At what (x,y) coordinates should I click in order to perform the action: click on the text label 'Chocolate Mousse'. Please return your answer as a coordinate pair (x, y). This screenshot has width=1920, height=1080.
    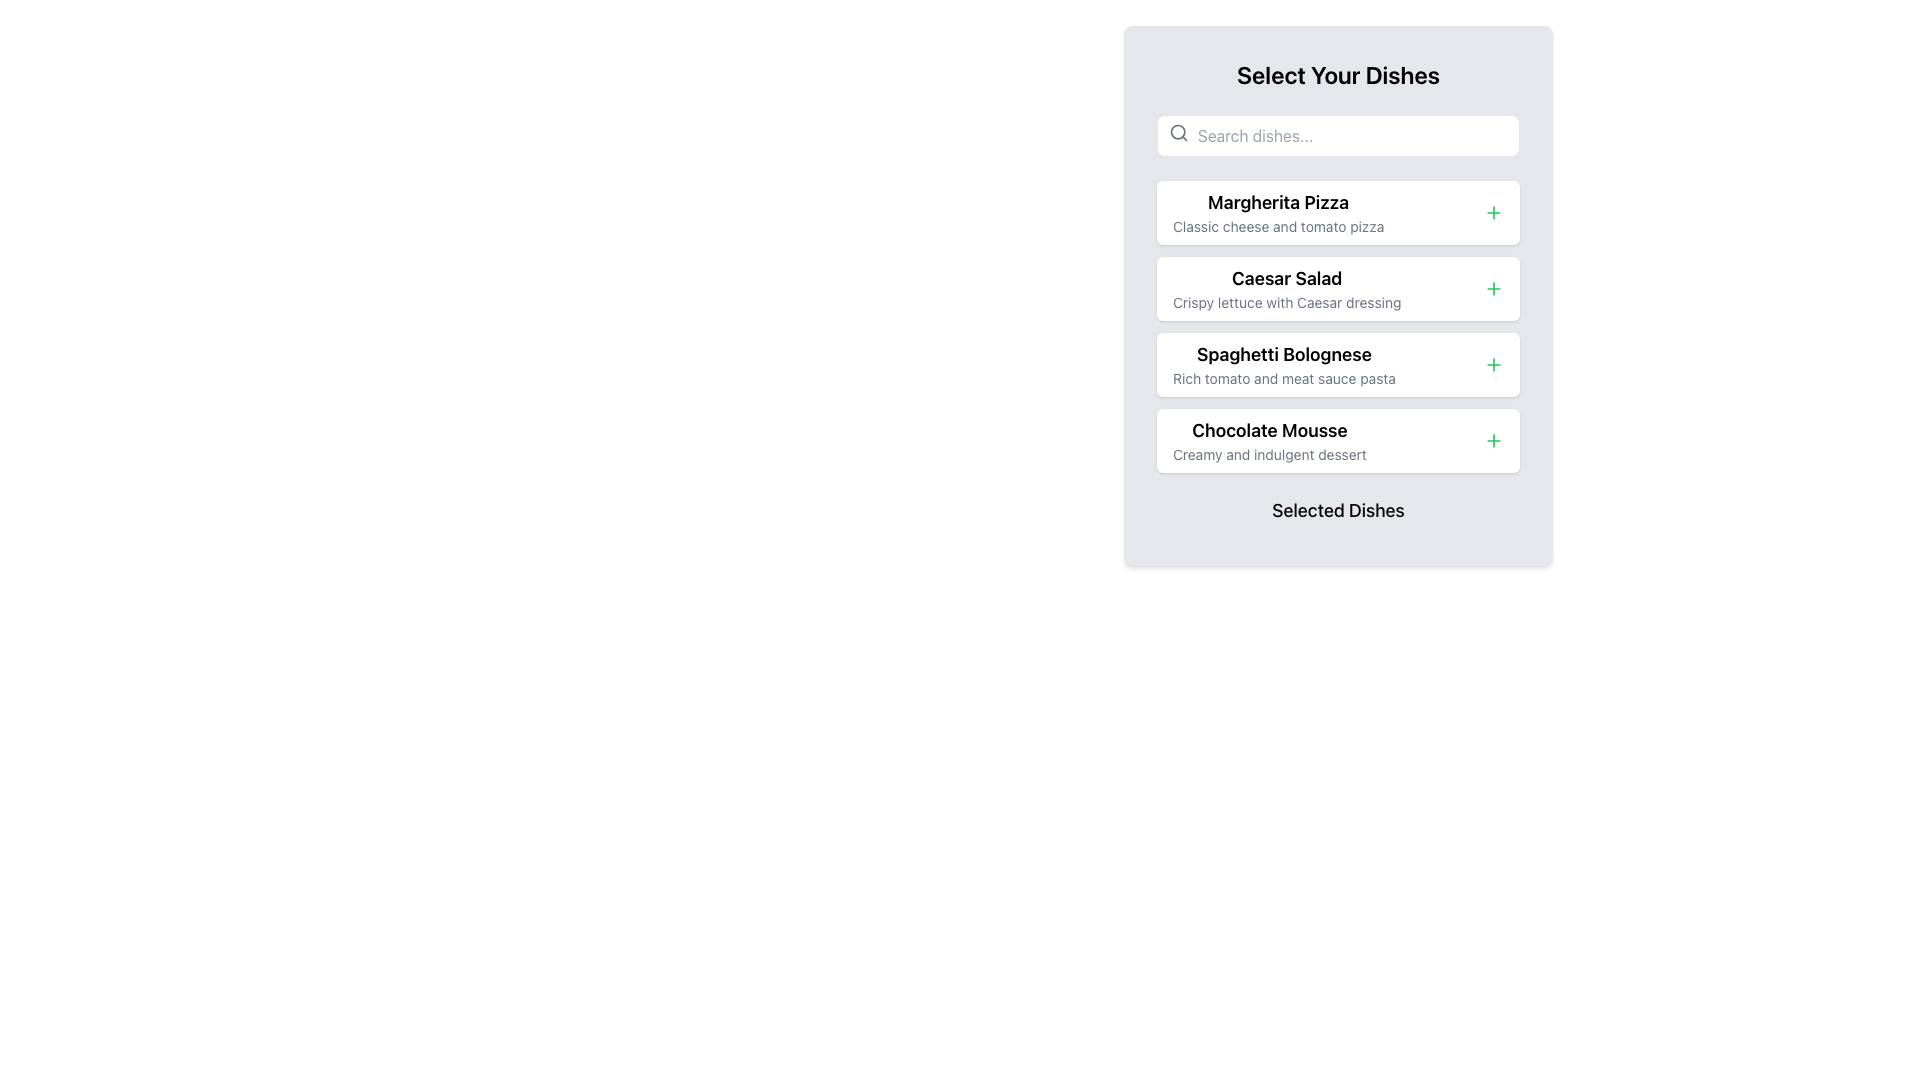
    Looking at the image, I should click on (1268, 430).